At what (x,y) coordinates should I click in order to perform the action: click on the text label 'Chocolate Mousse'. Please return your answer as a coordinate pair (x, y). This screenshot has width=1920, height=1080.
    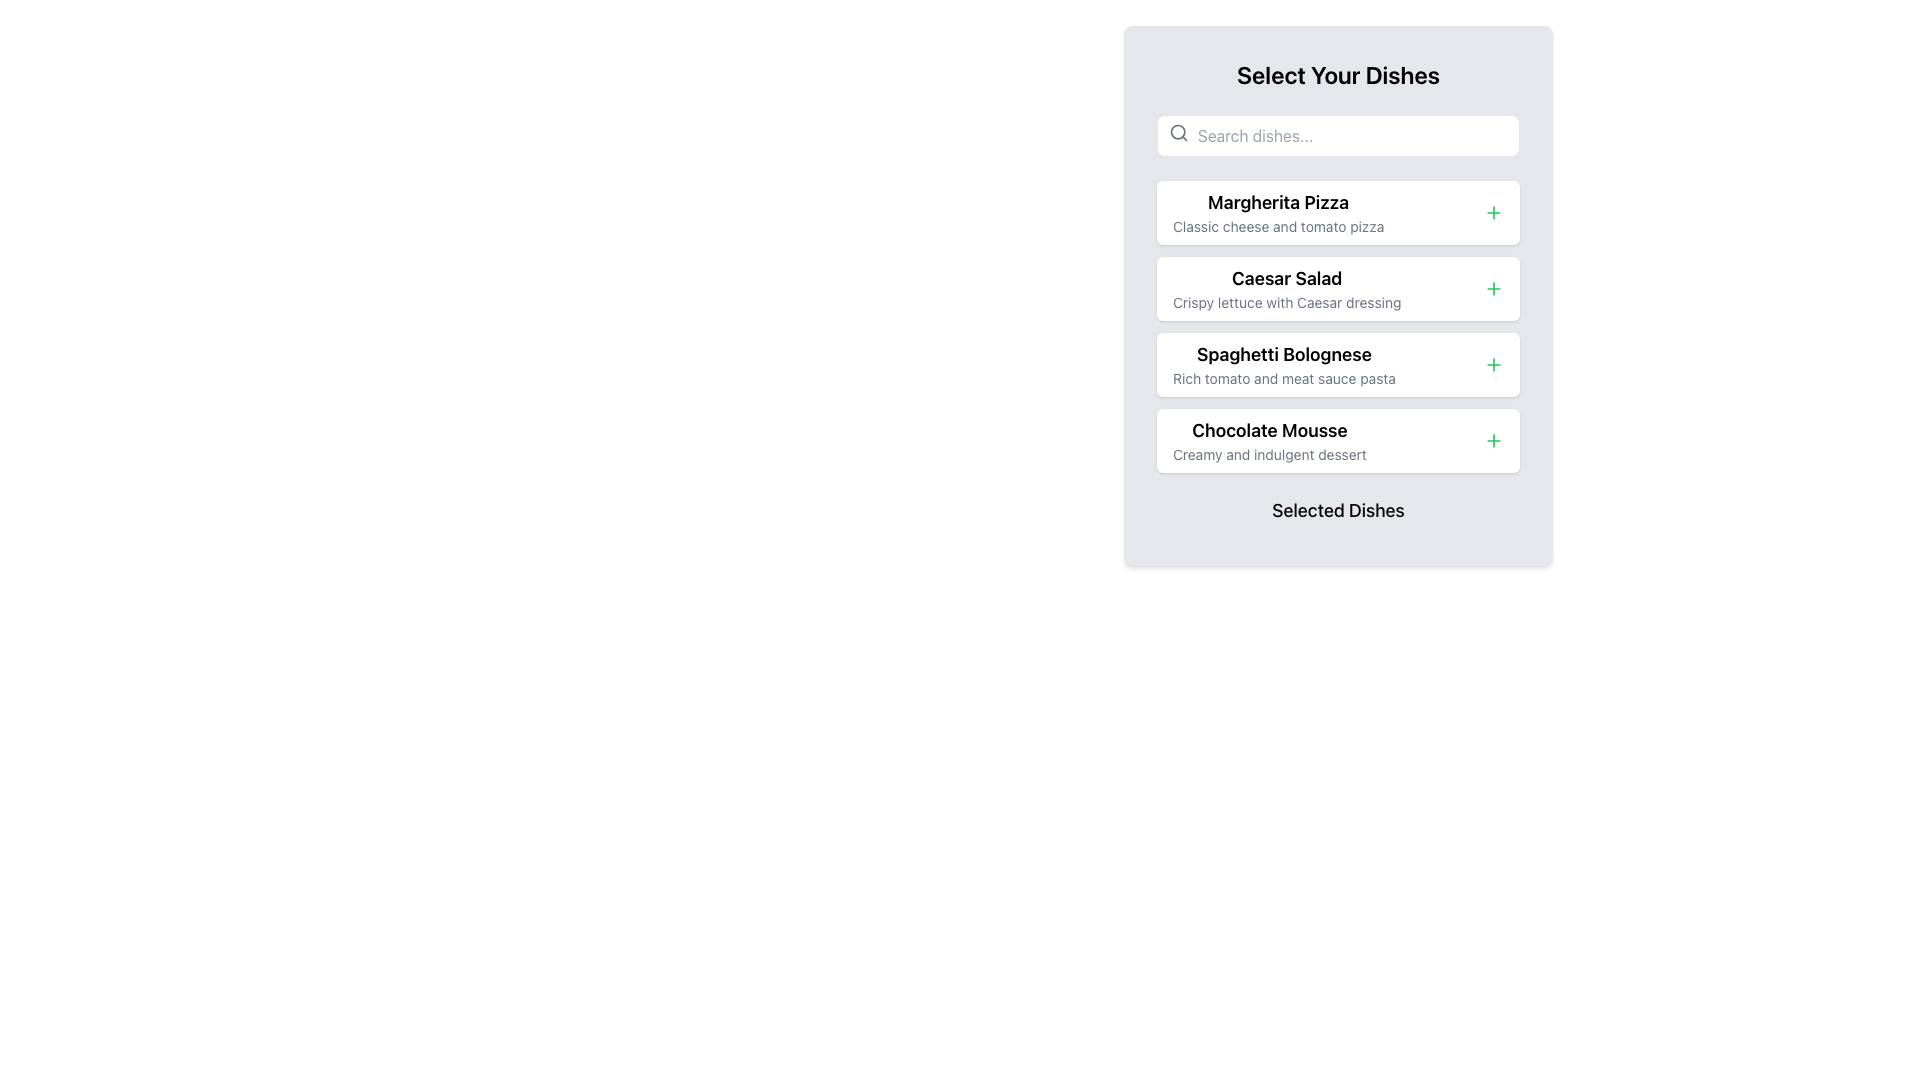
    Looking at the image, I should click on (1268, 430).